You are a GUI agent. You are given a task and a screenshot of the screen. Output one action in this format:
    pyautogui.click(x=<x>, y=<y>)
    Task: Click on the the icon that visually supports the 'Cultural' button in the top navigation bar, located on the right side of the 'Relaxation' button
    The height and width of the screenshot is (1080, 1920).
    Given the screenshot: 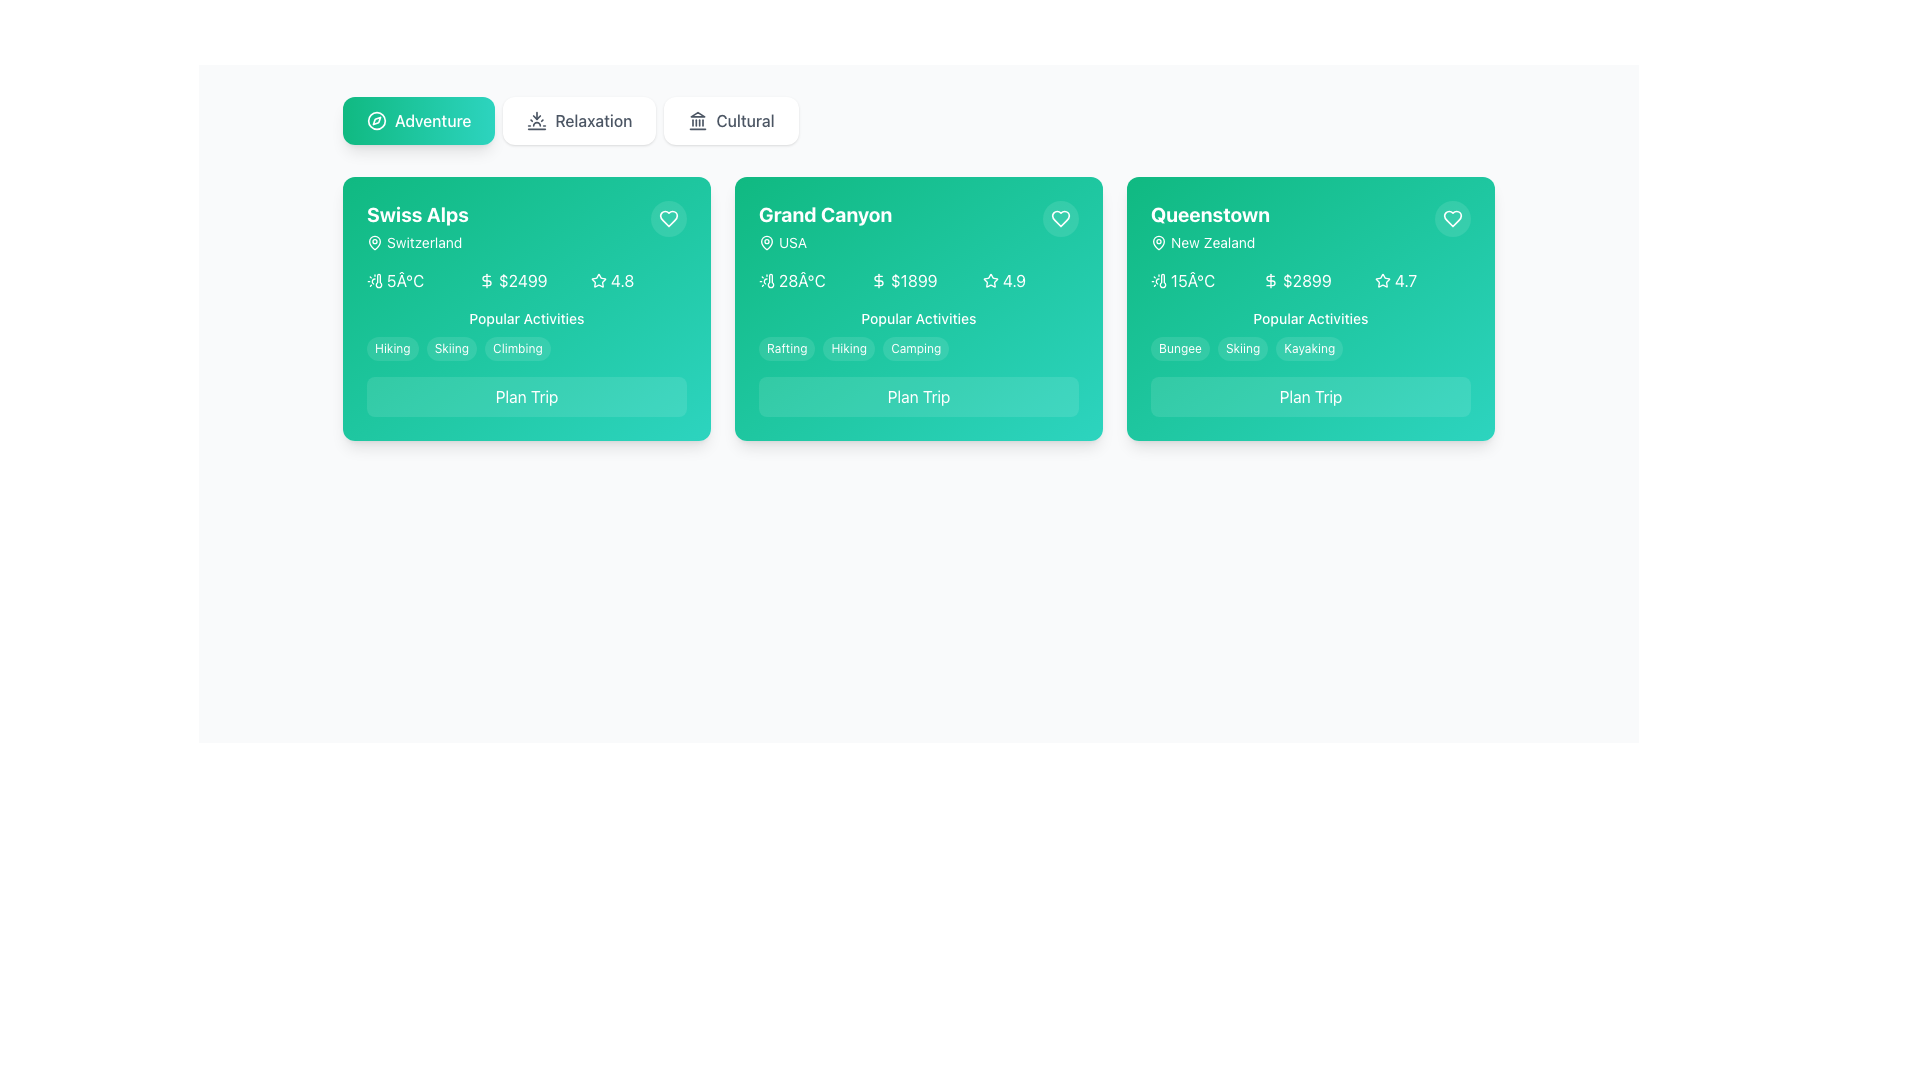 What is the action you would take?
    pyautogui.click(x=698, y=120)
    